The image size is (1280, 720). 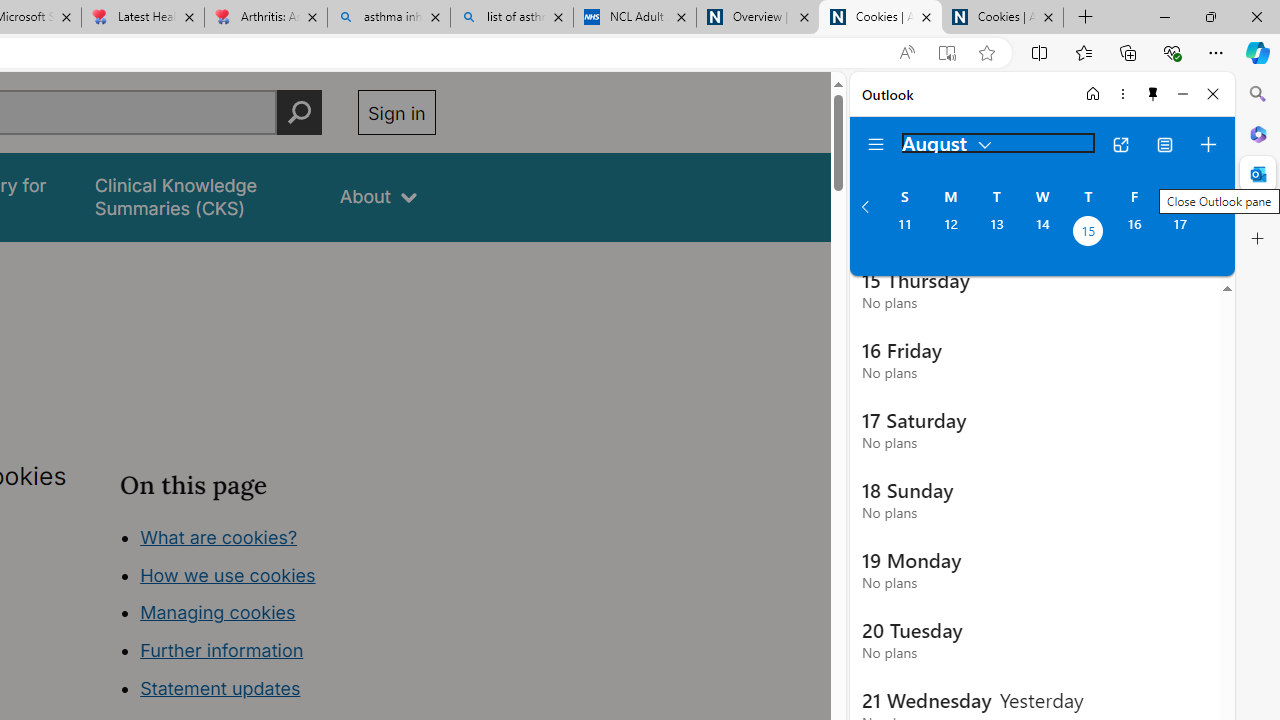 What do you see at coordinates (903, 232) in the screenshot?
I see `'Sunday, August 11, 2024. '` at bounding box center [903, 232].